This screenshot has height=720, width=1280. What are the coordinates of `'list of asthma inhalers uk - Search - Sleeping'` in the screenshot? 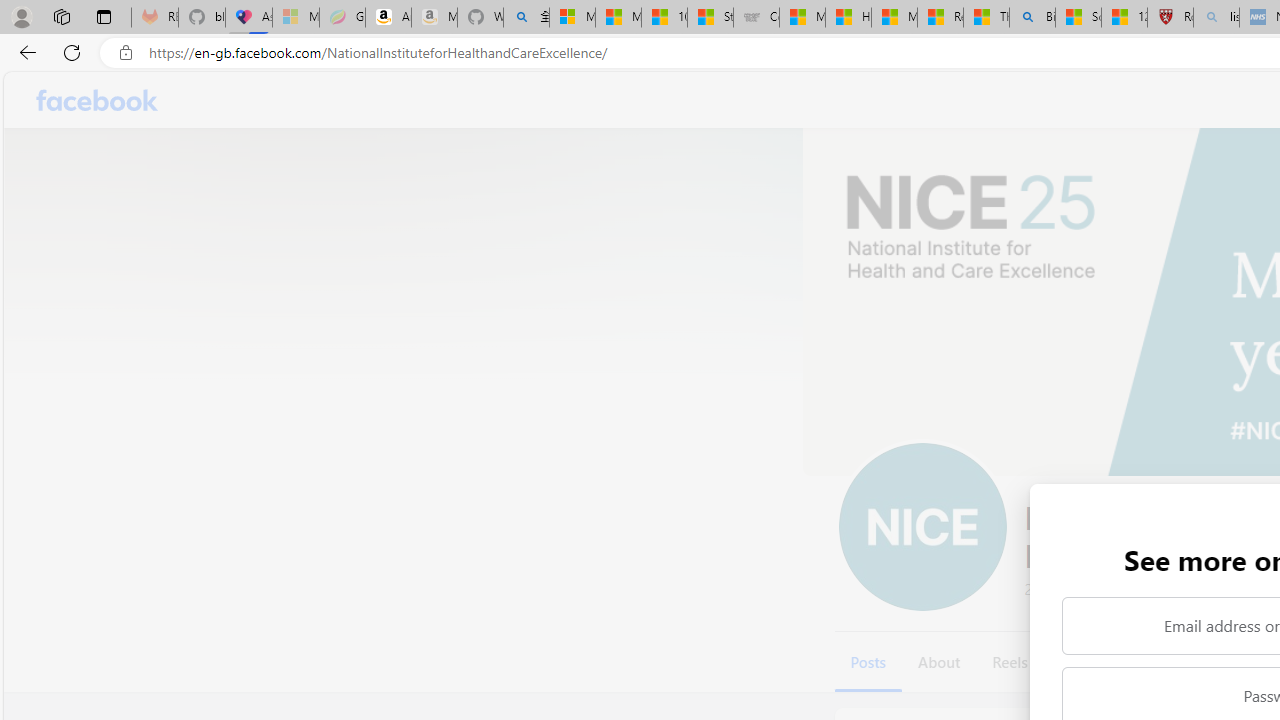 It's located at (1215, 17).